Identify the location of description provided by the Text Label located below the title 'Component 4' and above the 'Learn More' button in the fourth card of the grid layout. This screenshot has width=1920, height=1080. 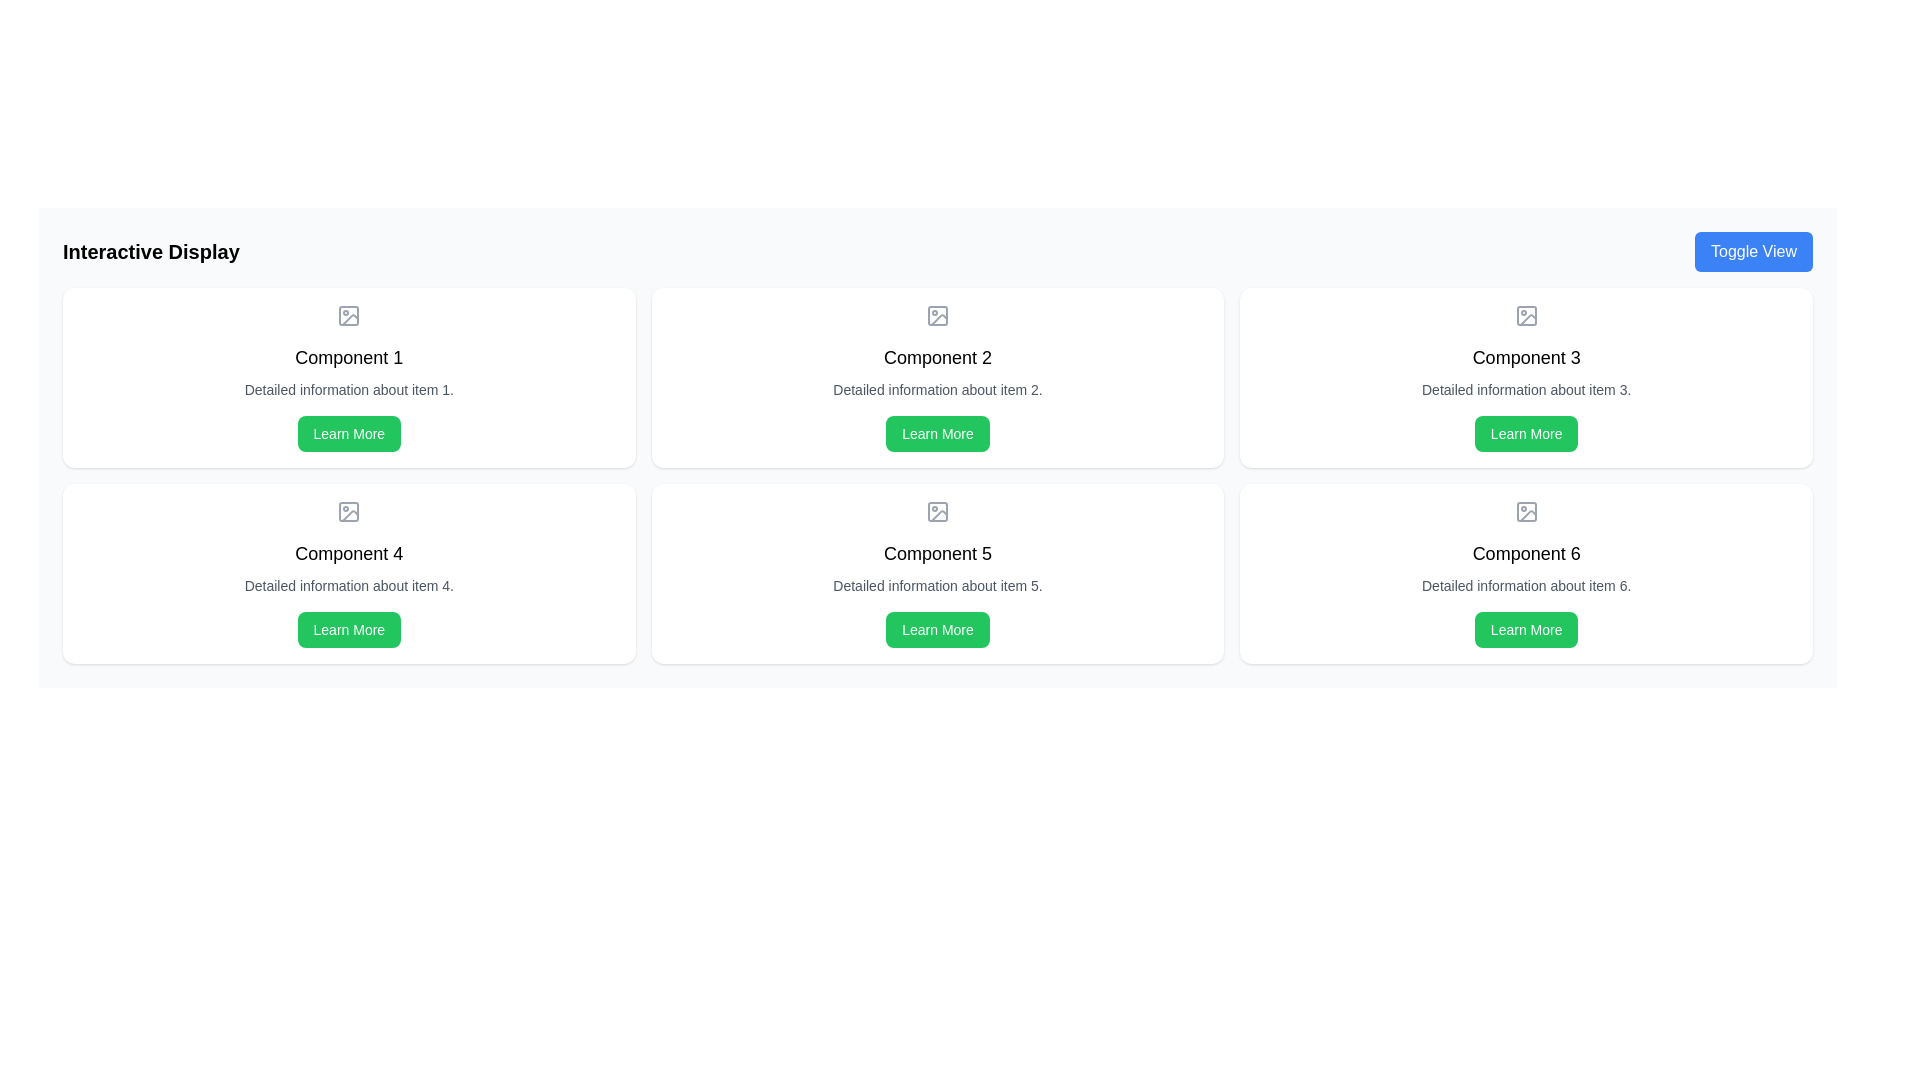
(349, 585).